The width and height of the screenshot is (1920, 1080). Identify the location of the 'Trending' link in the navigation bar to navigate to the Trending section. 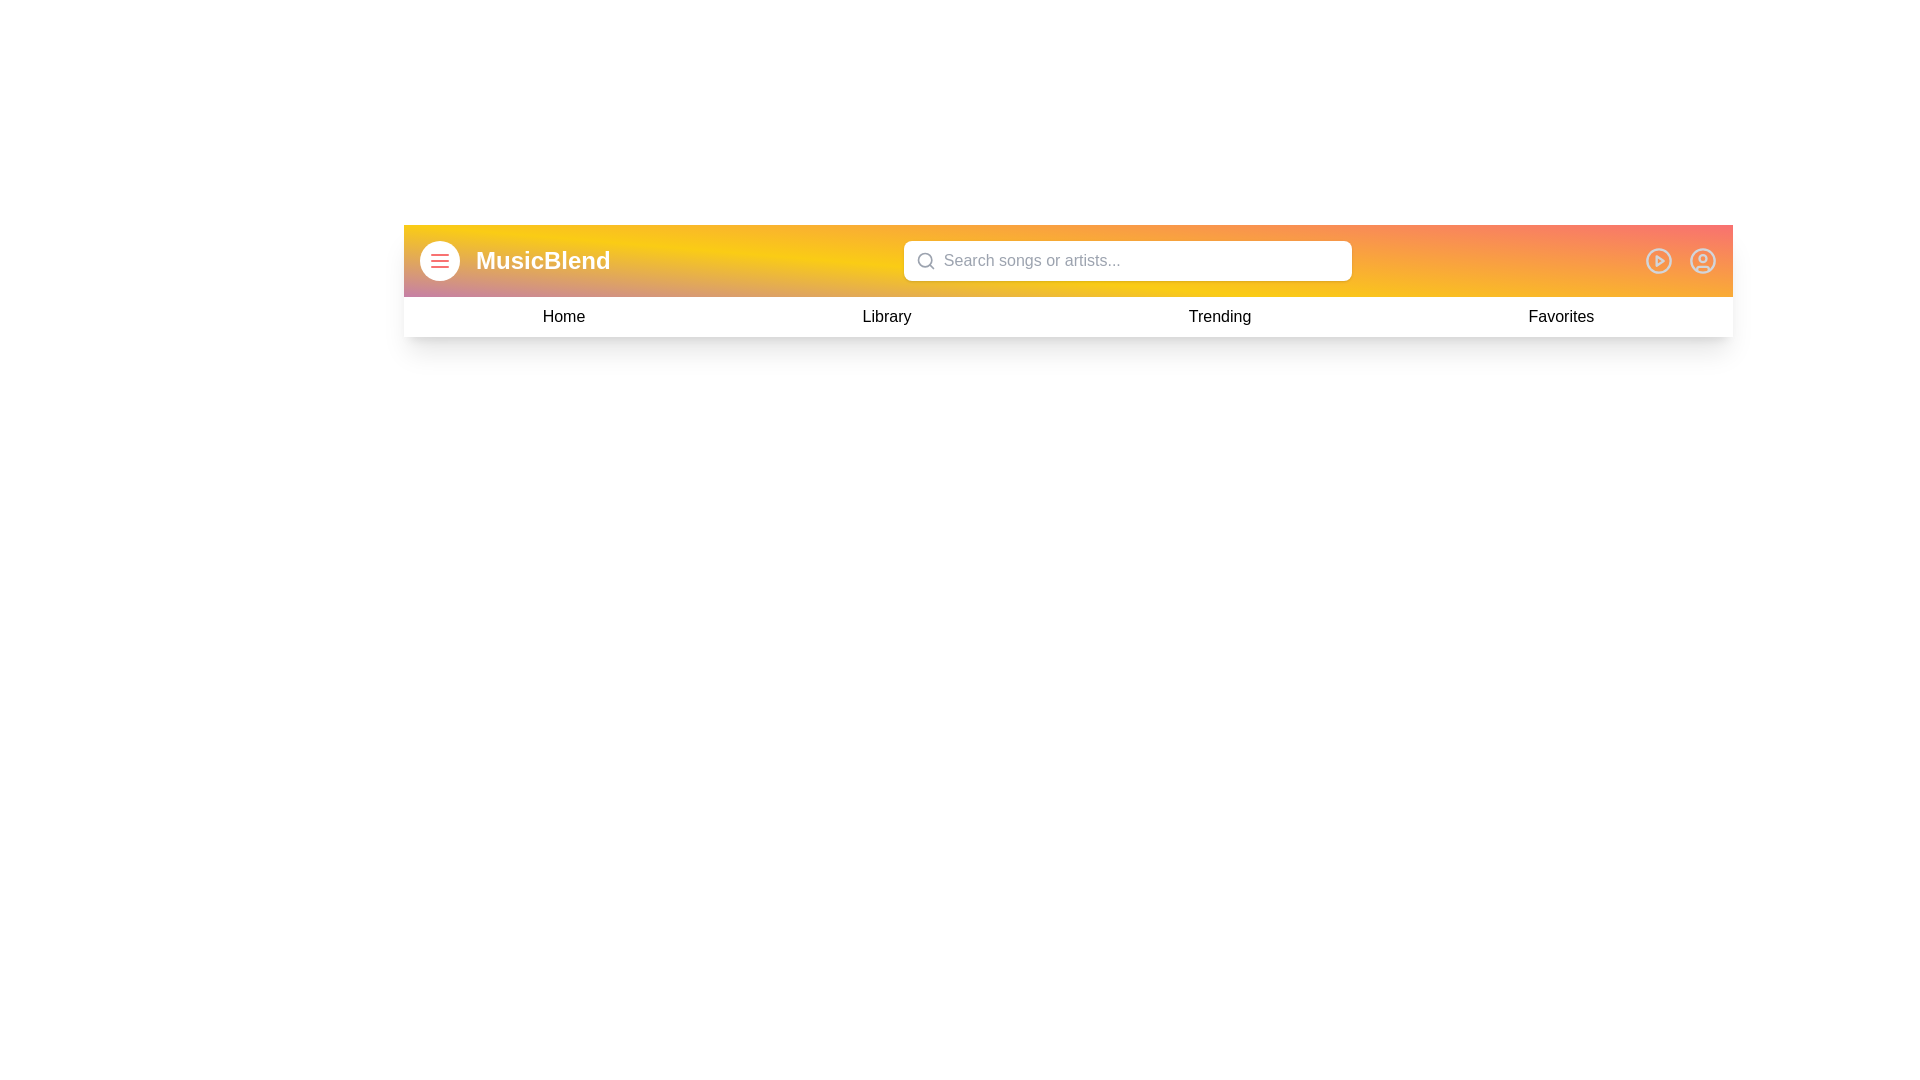
(1218, 315).